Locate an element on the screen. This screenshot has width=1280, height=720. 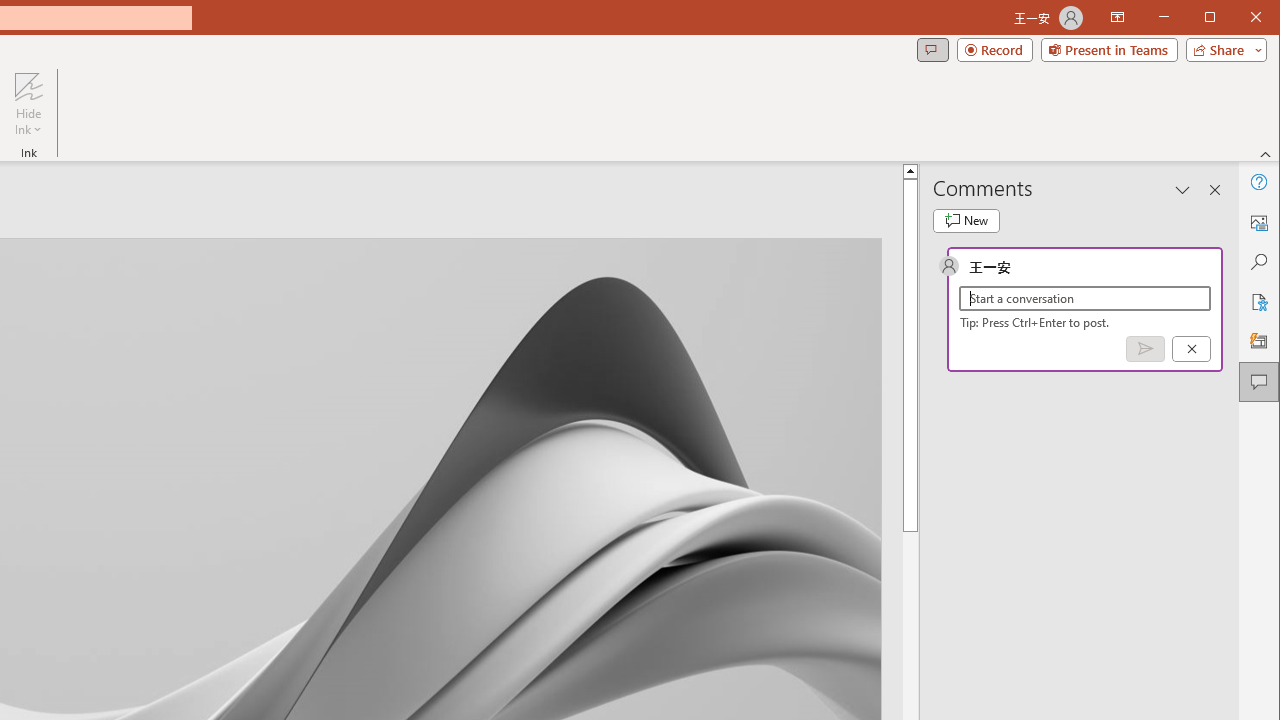
'New comment' is located at coordinates (966, 221).